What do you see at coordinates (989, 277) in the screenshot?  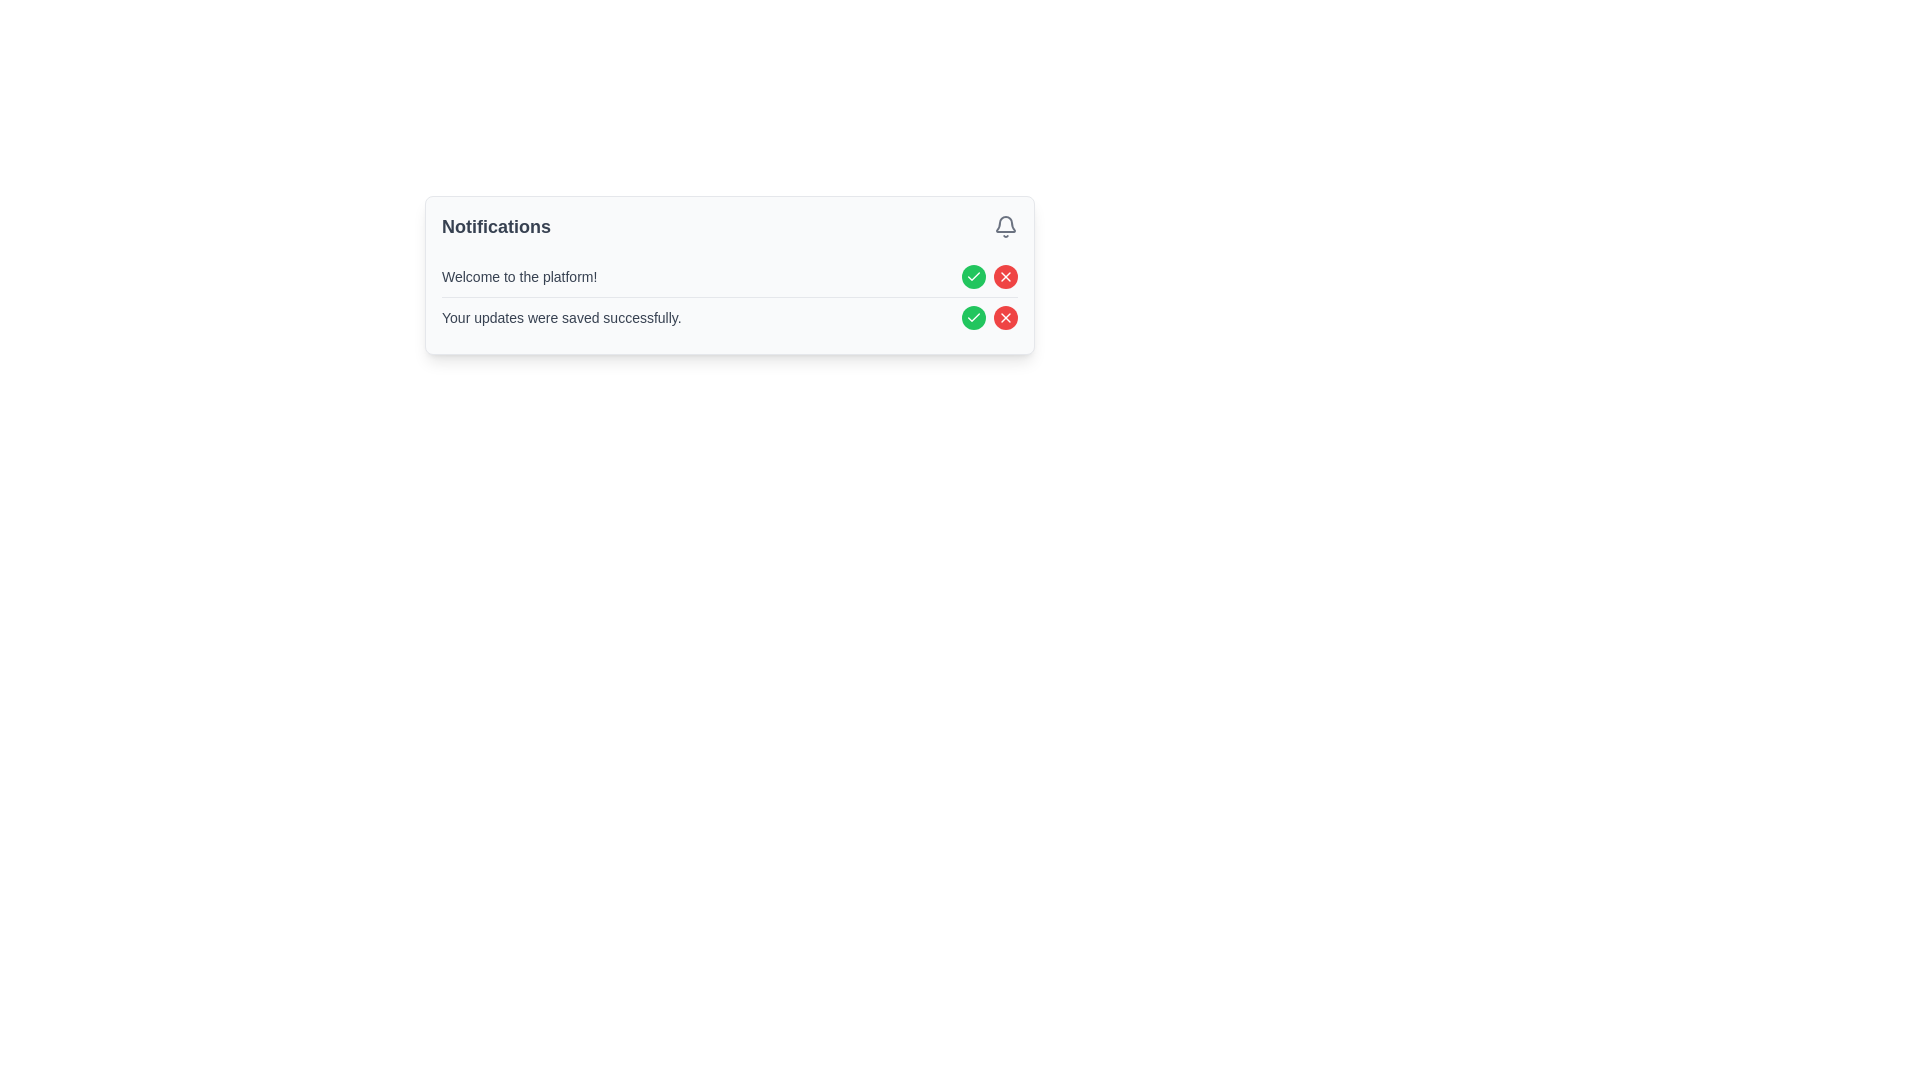 I see `the red cross button in the button group located to the right of the 'Welcome to the platform!' message` at bounding box center [989, 277].